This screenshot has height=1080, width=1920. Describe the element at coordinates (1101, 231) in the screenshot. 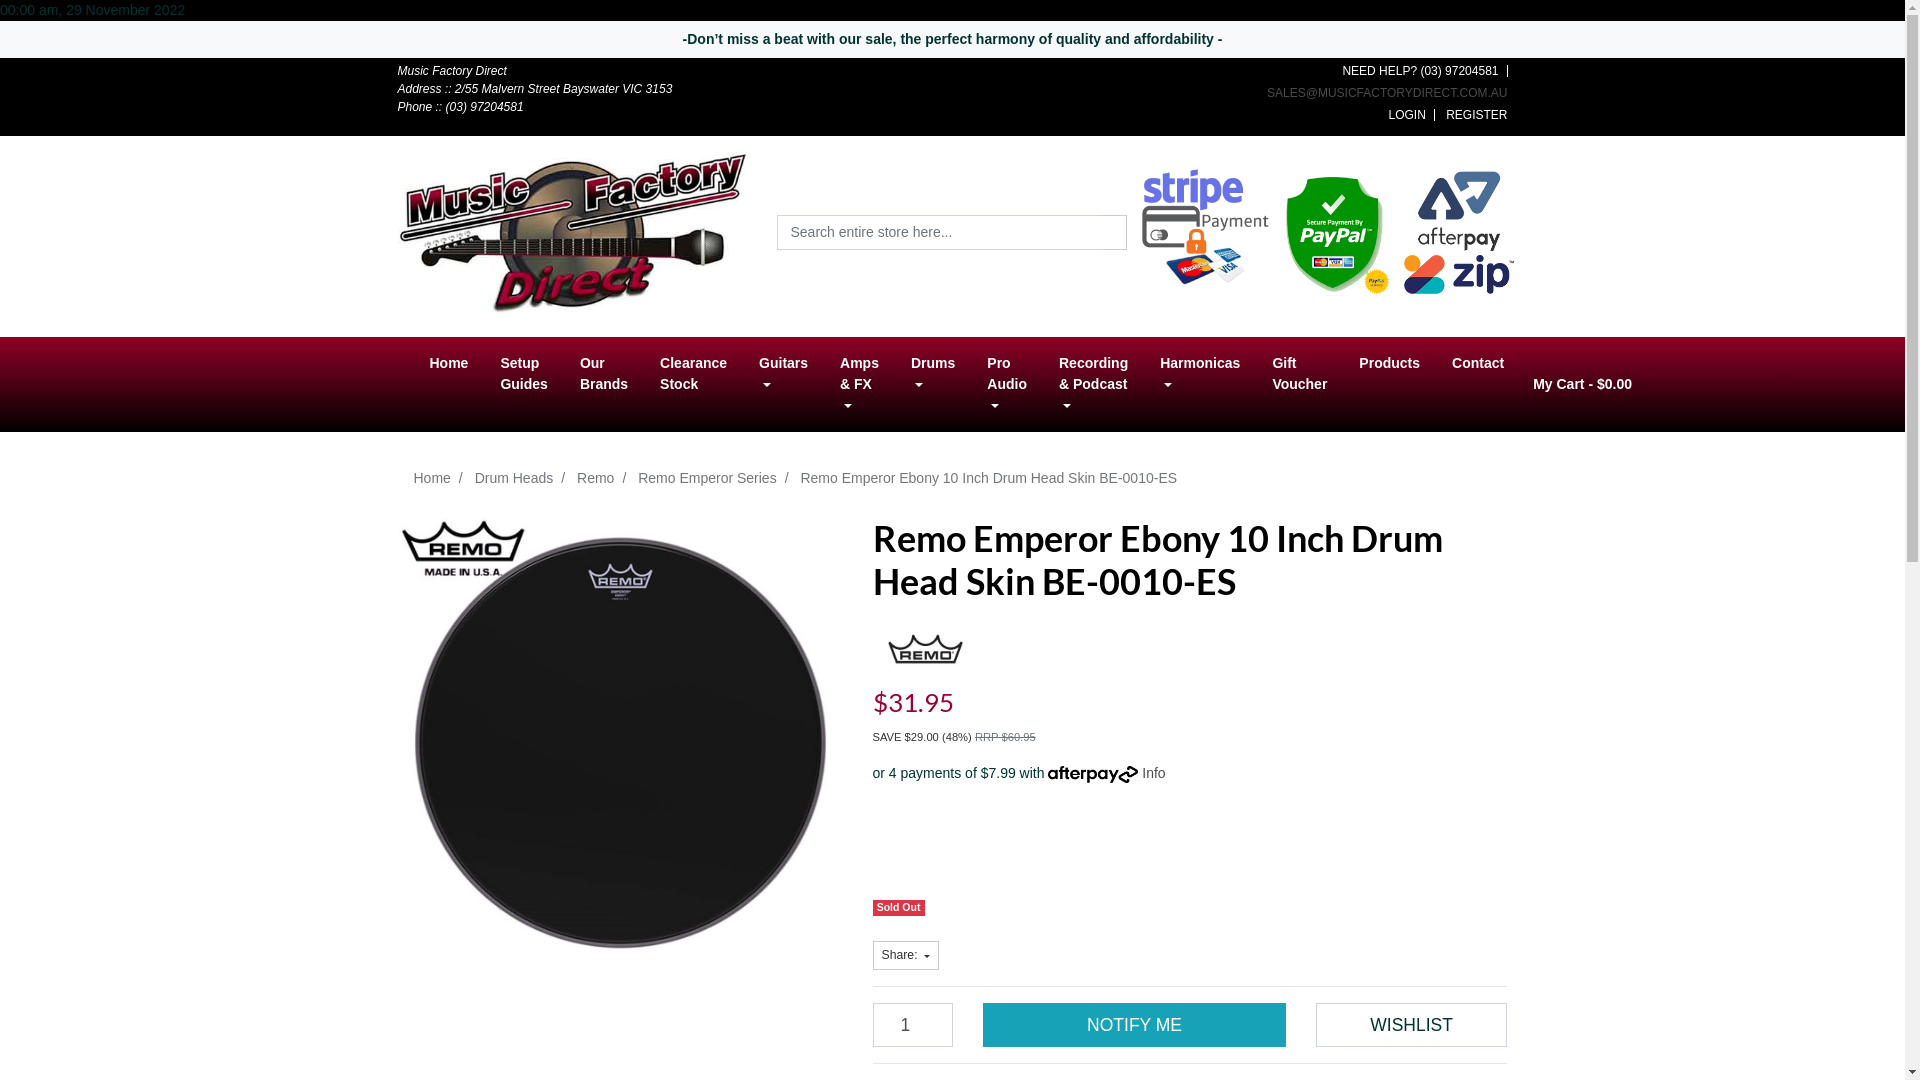

I see `'Search'` at that location.